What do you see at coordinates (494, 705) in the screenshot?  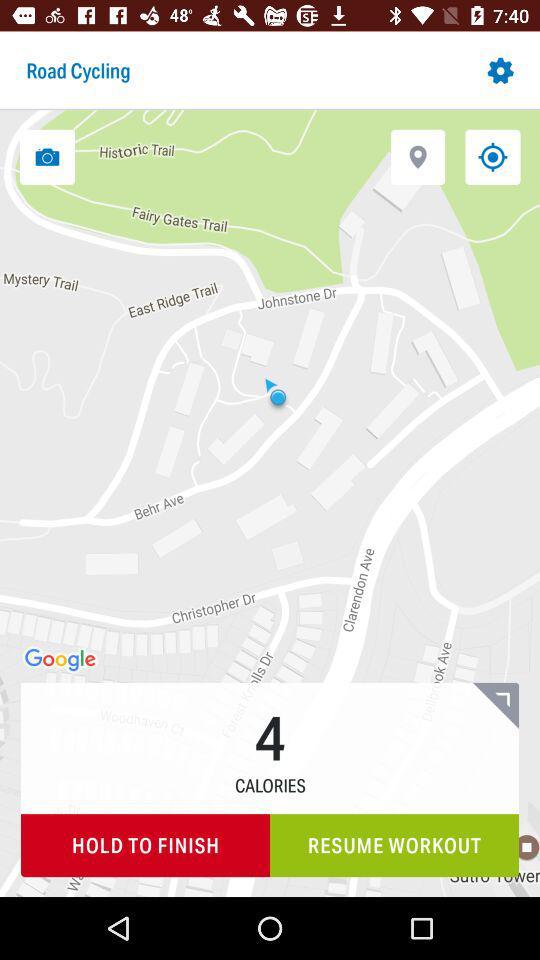 I see `the bookmark icon` at bounding box center [494, 705].